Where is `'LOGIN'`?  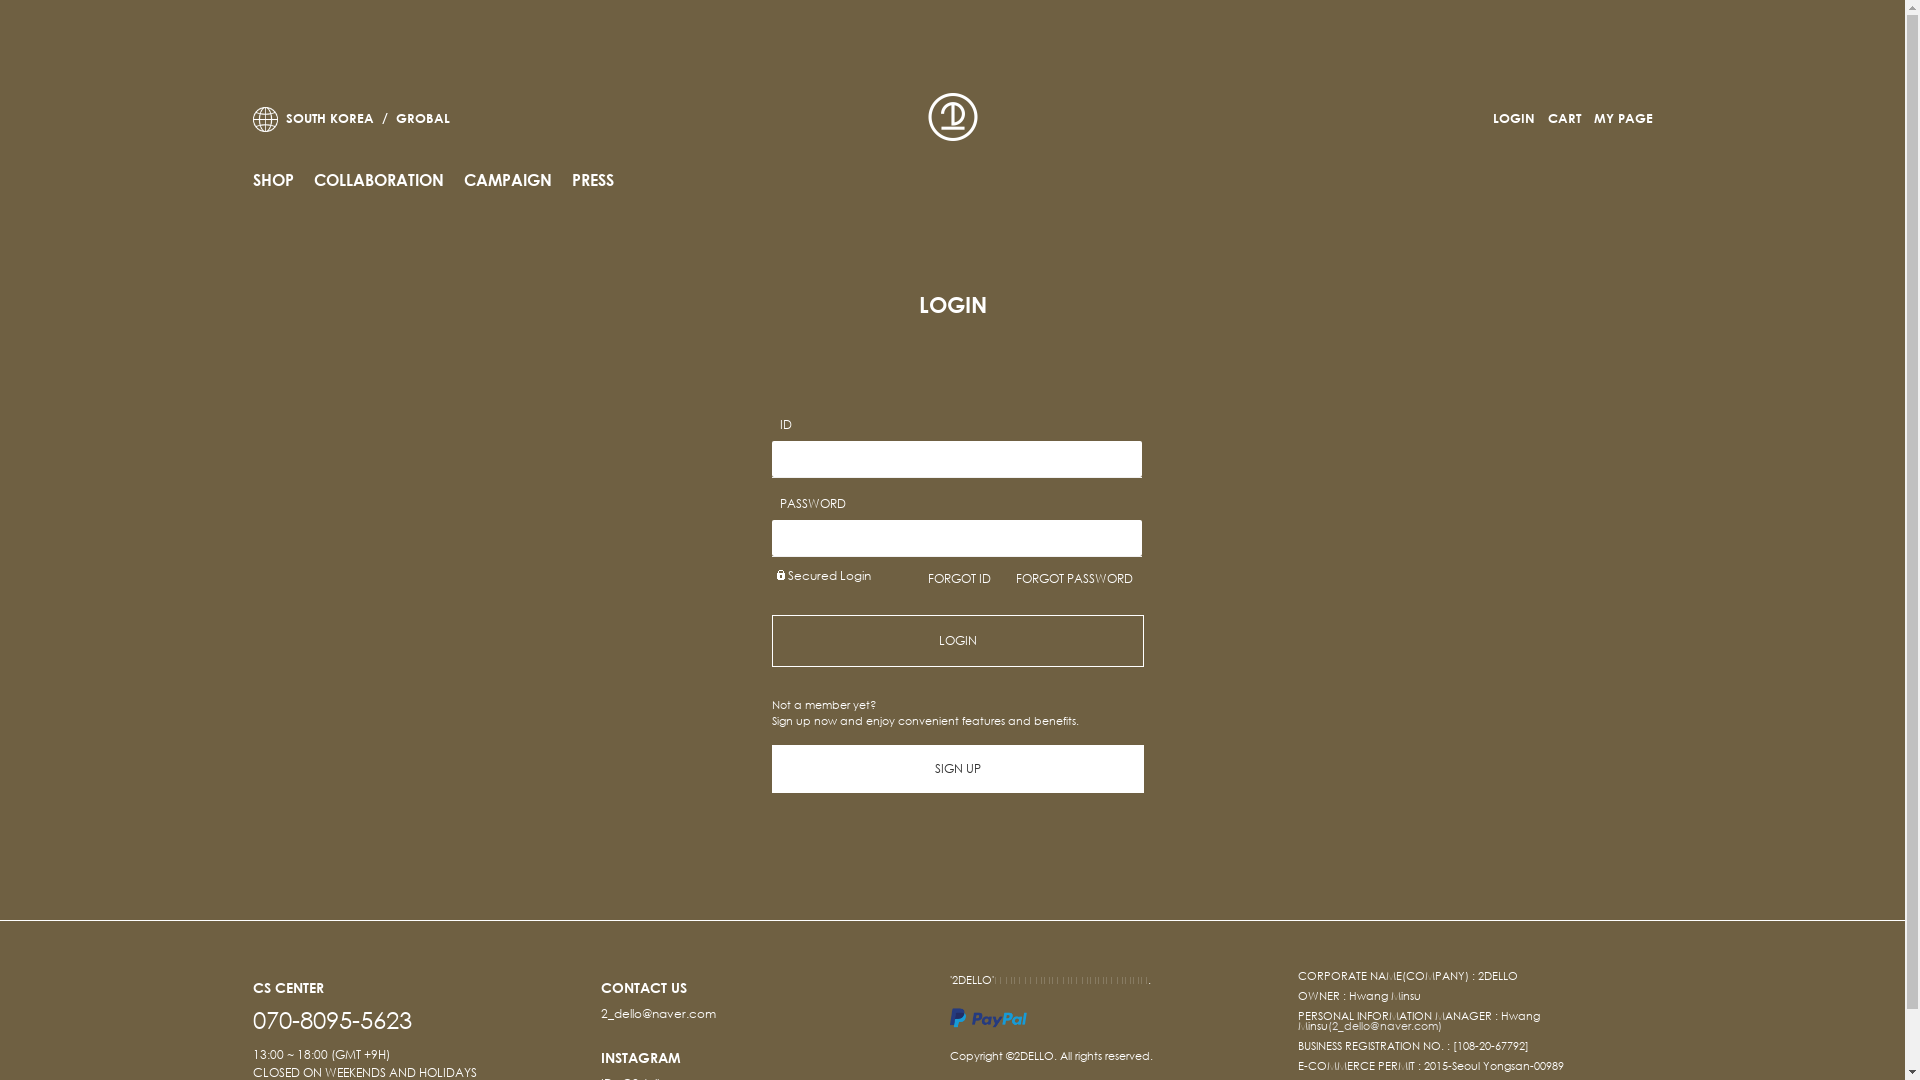
'LOGIN' is located at coordinates (1507, 118).